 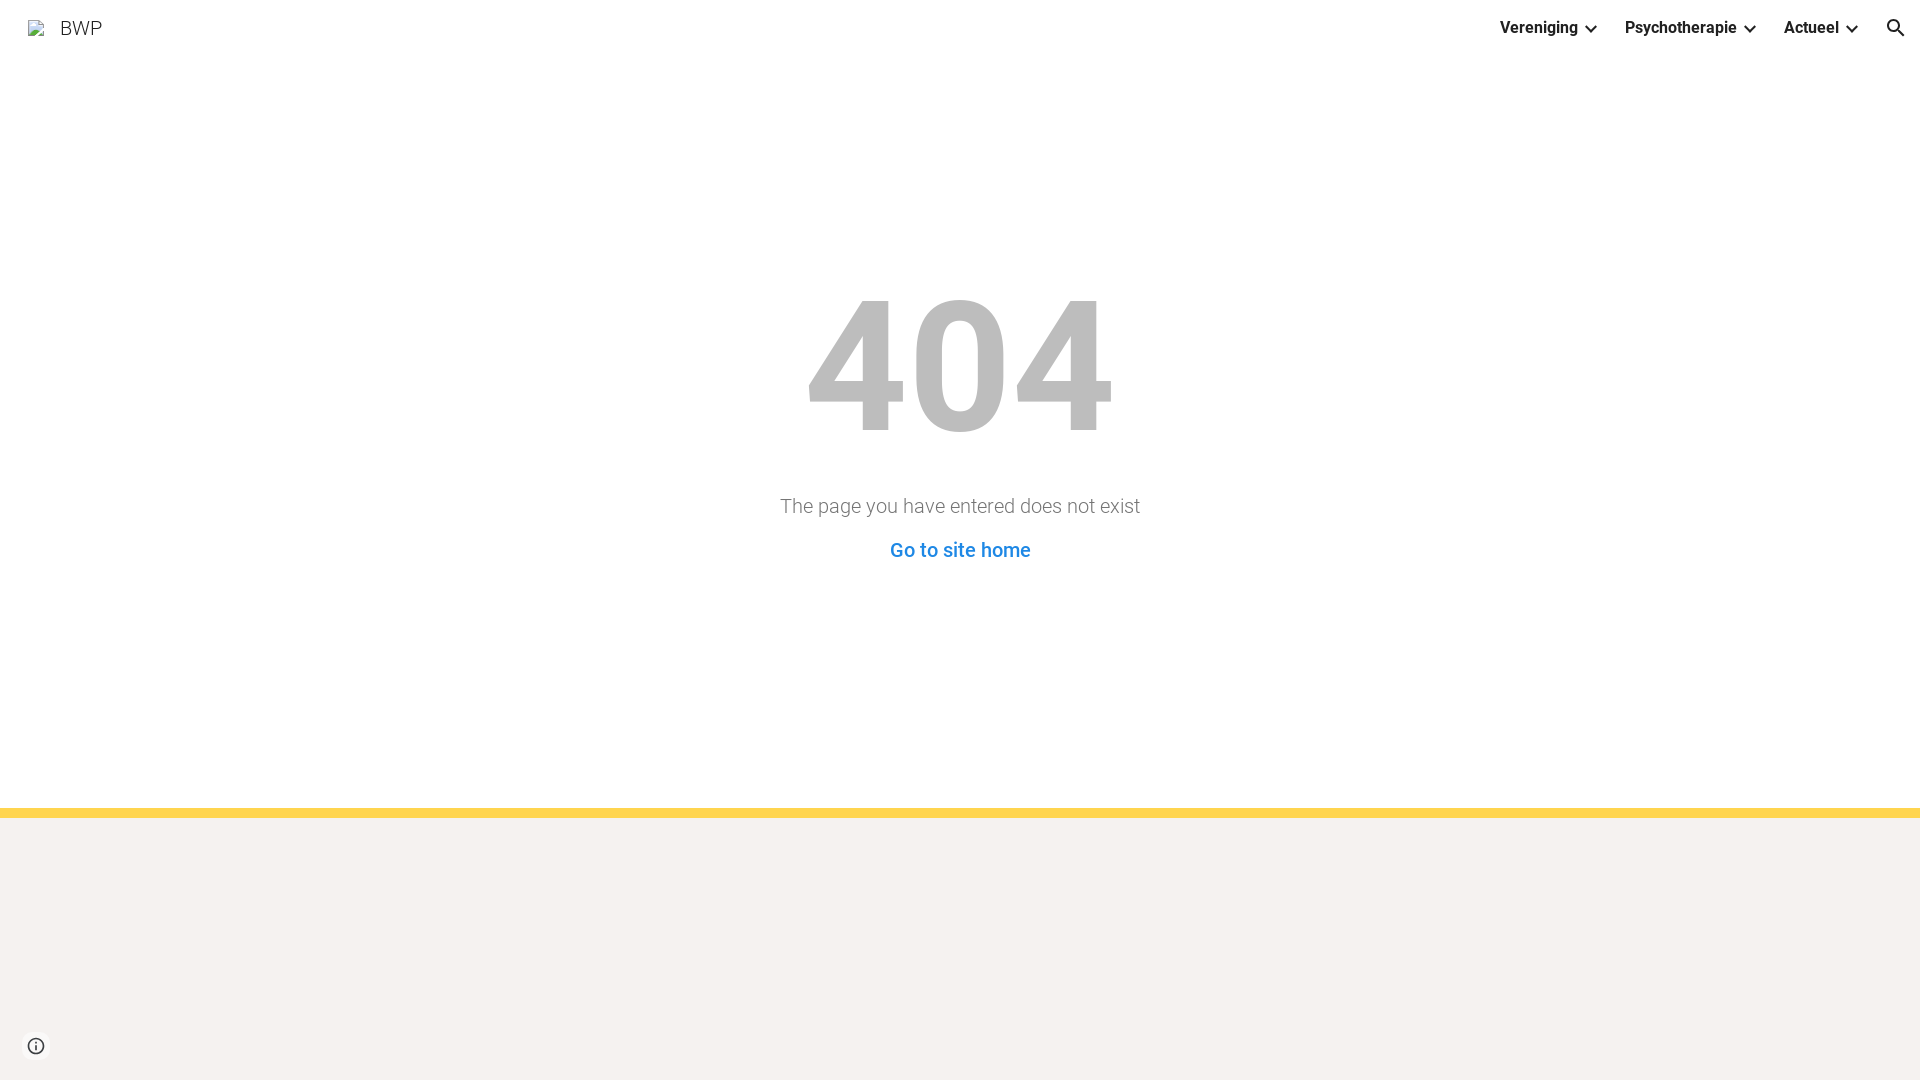 I want to click on 'Expand/Collapse', so click(x=1747, y=27).